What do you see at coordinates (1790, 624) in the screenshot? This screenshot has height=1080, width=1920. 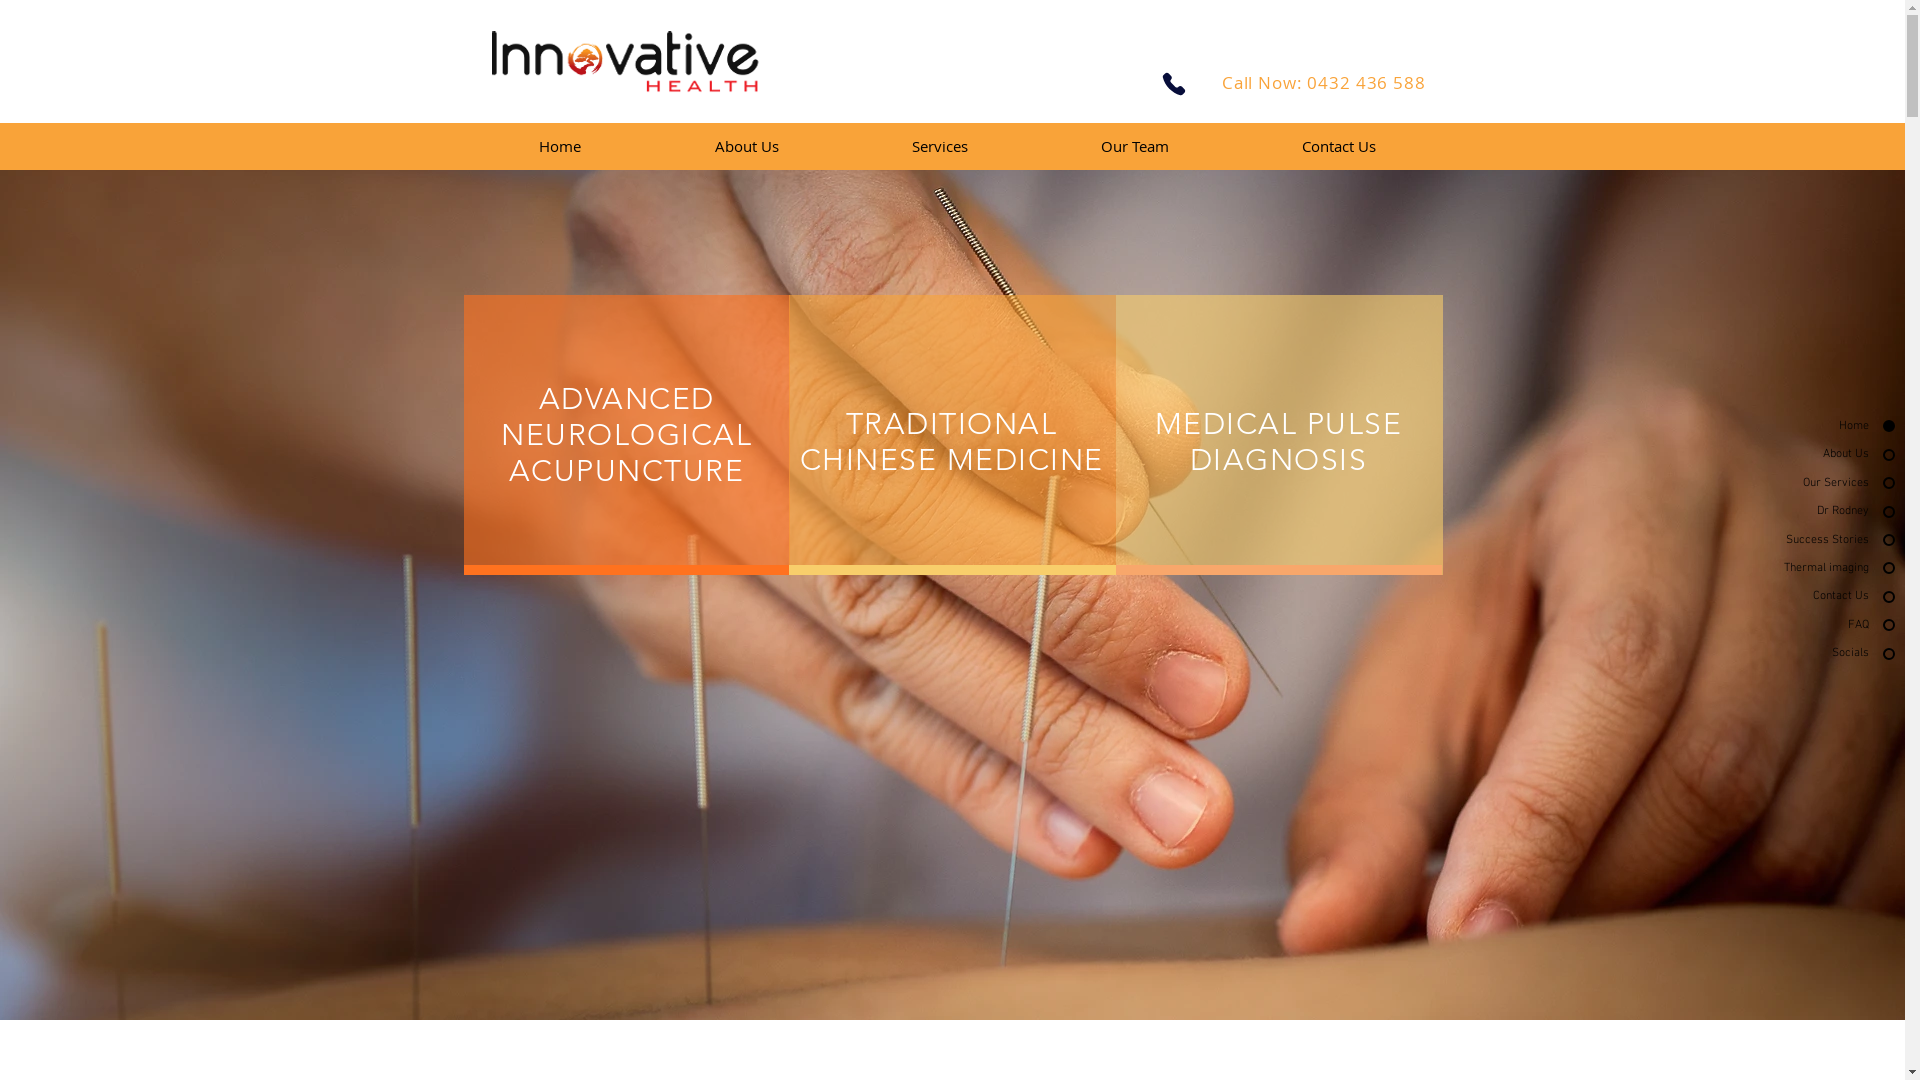 I see `'FAQ'` at bounding box center [1790, 624].